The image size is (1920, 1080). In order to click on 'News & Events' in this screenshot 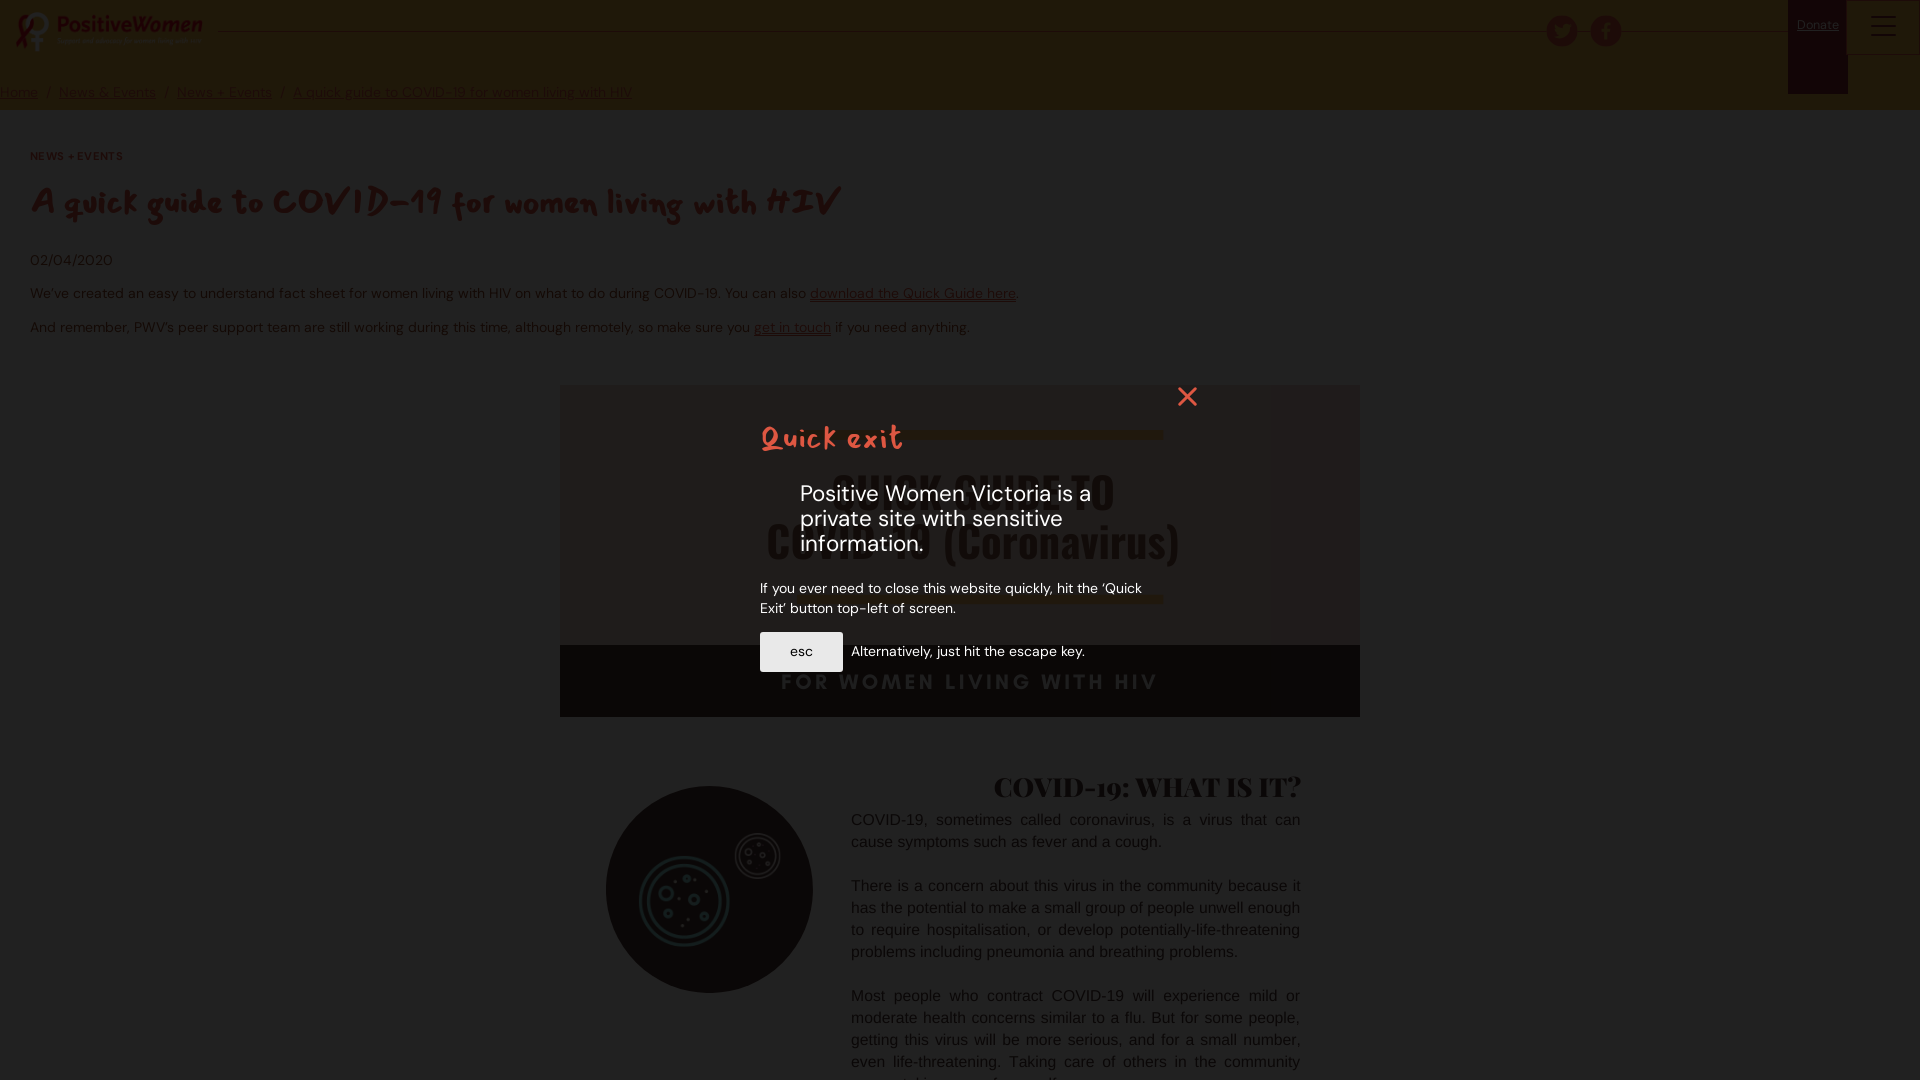, I will do `click(106, 92)`.